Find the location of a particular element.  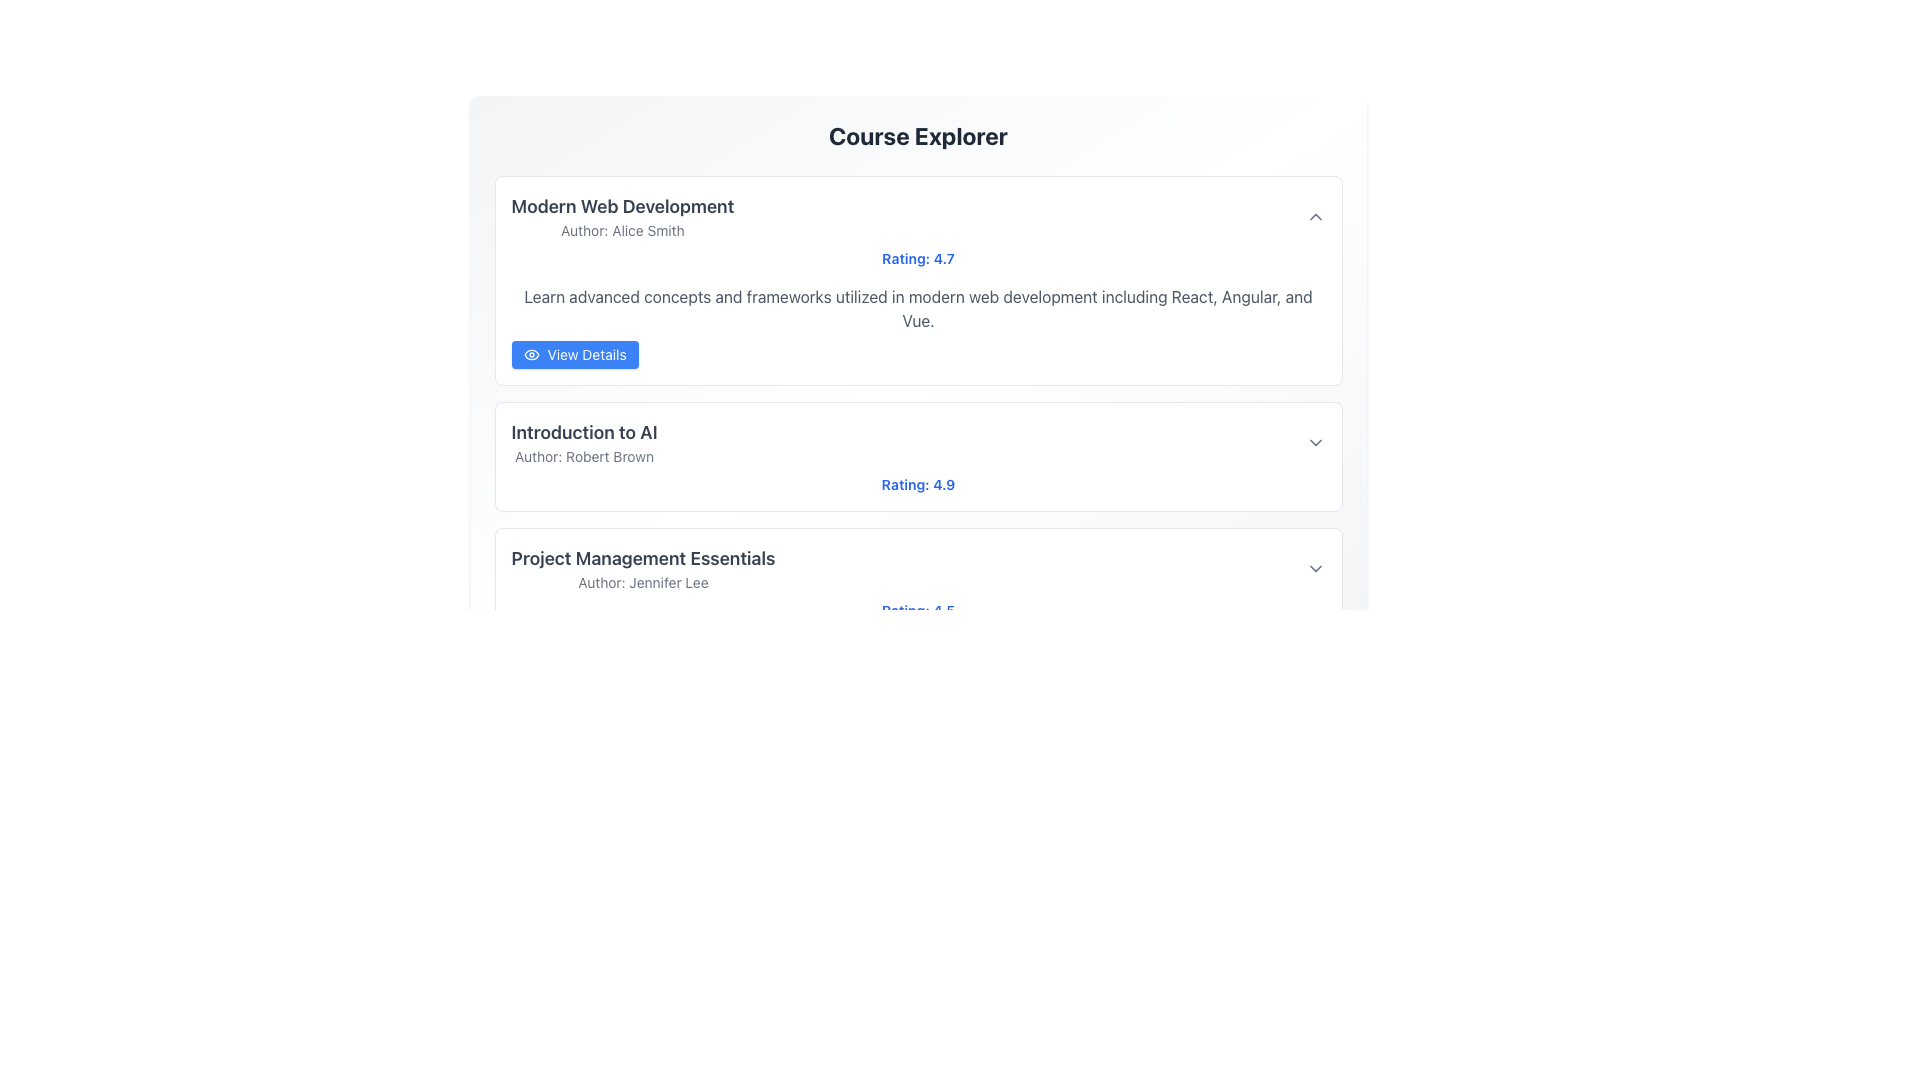

title and author of the course from the second main entry in the course directory, located between 'Modern Web Development' and 'Project Management Essentials' is located at coordinates (583, 442).